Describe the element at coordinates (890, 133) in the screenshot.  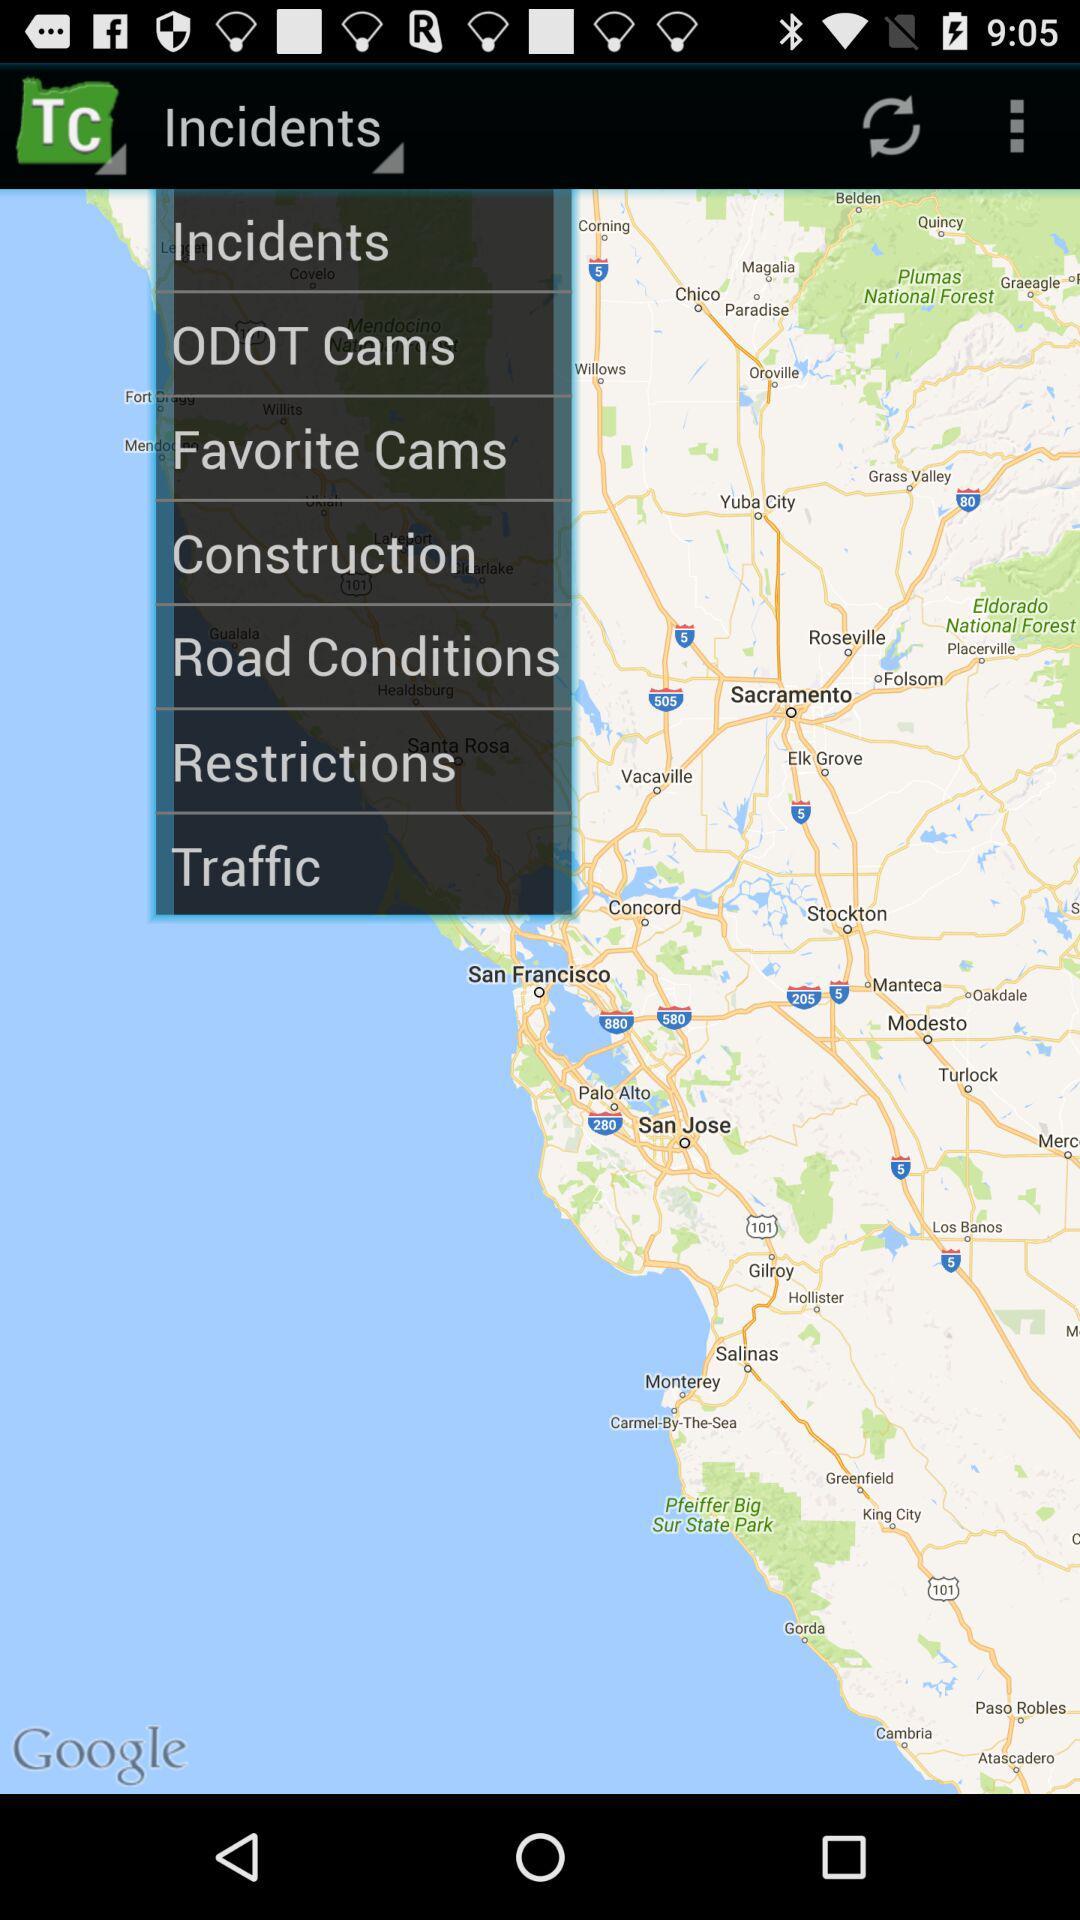
I see `the refresh icon` at that location.